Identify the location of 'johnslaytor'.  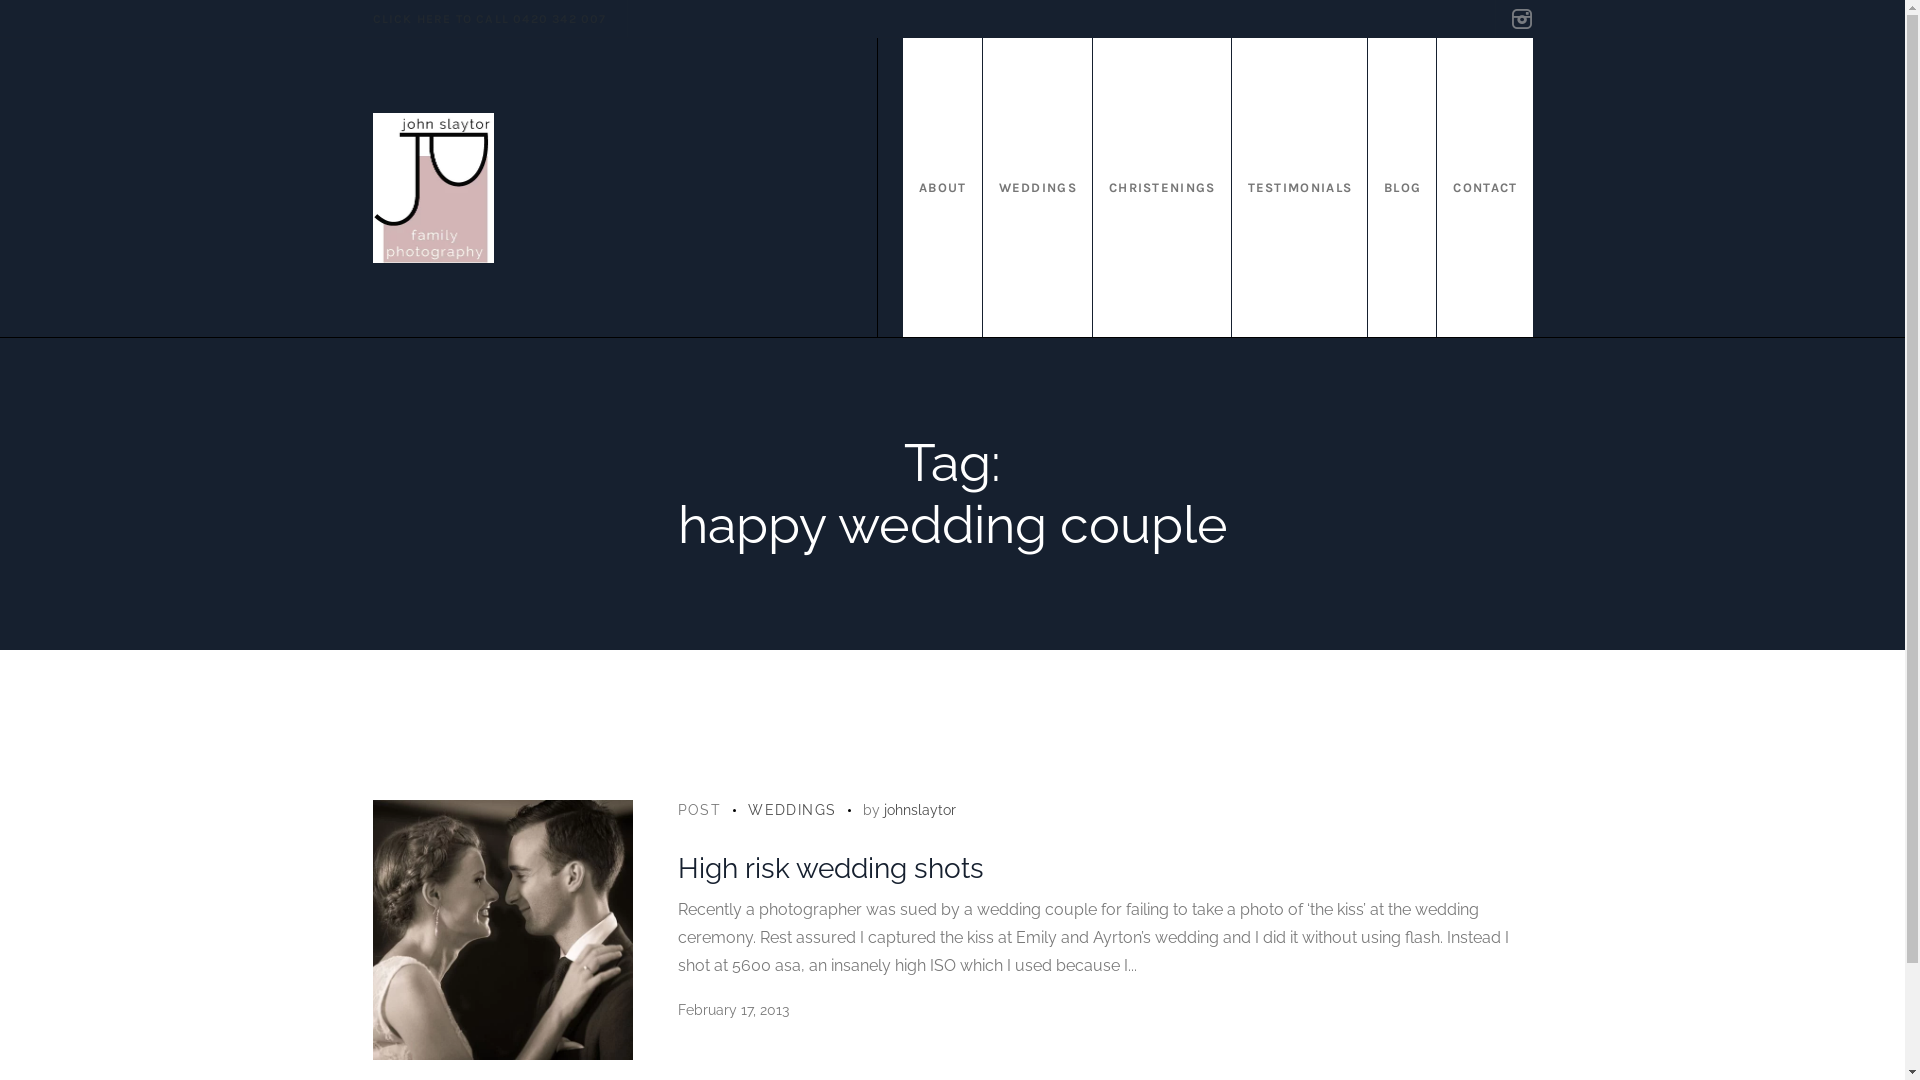
(919, 810).